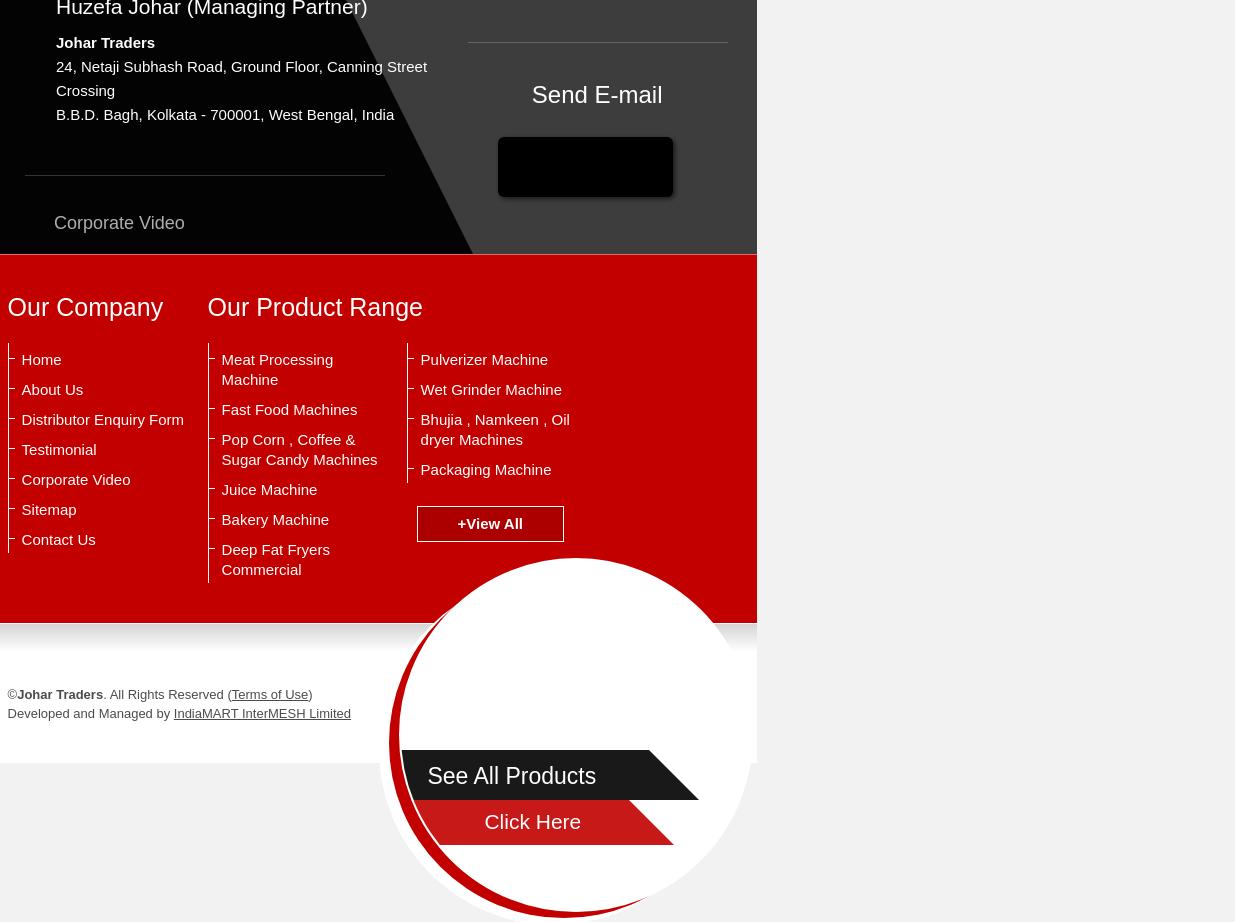 This screenshot has width=1235, height=922. What do you see at coordinates (277, 368) in the screenshot?
I see `'Meat Processing Machine'` at bounding box center [277, 368].